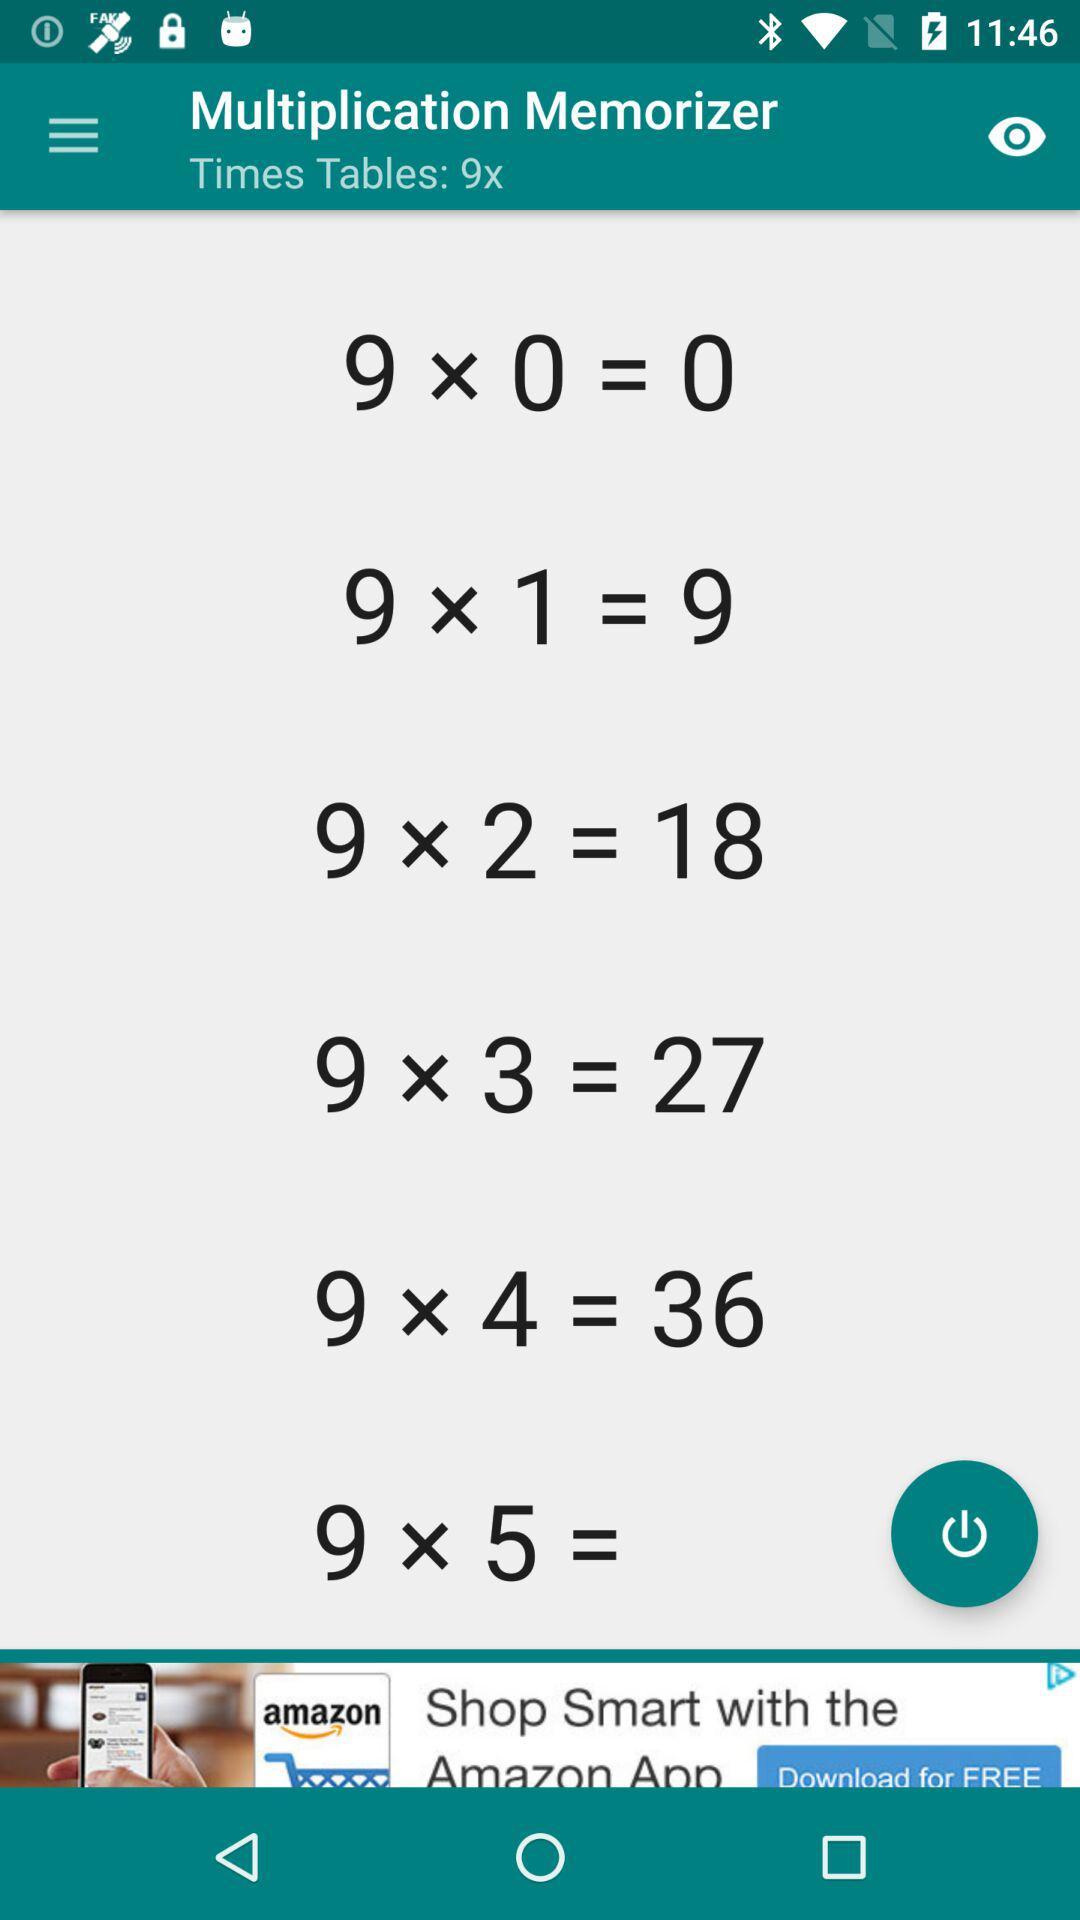 The width and height of the screenshot is (1080, 1920). I want to click on stop, so click(963, 1532).